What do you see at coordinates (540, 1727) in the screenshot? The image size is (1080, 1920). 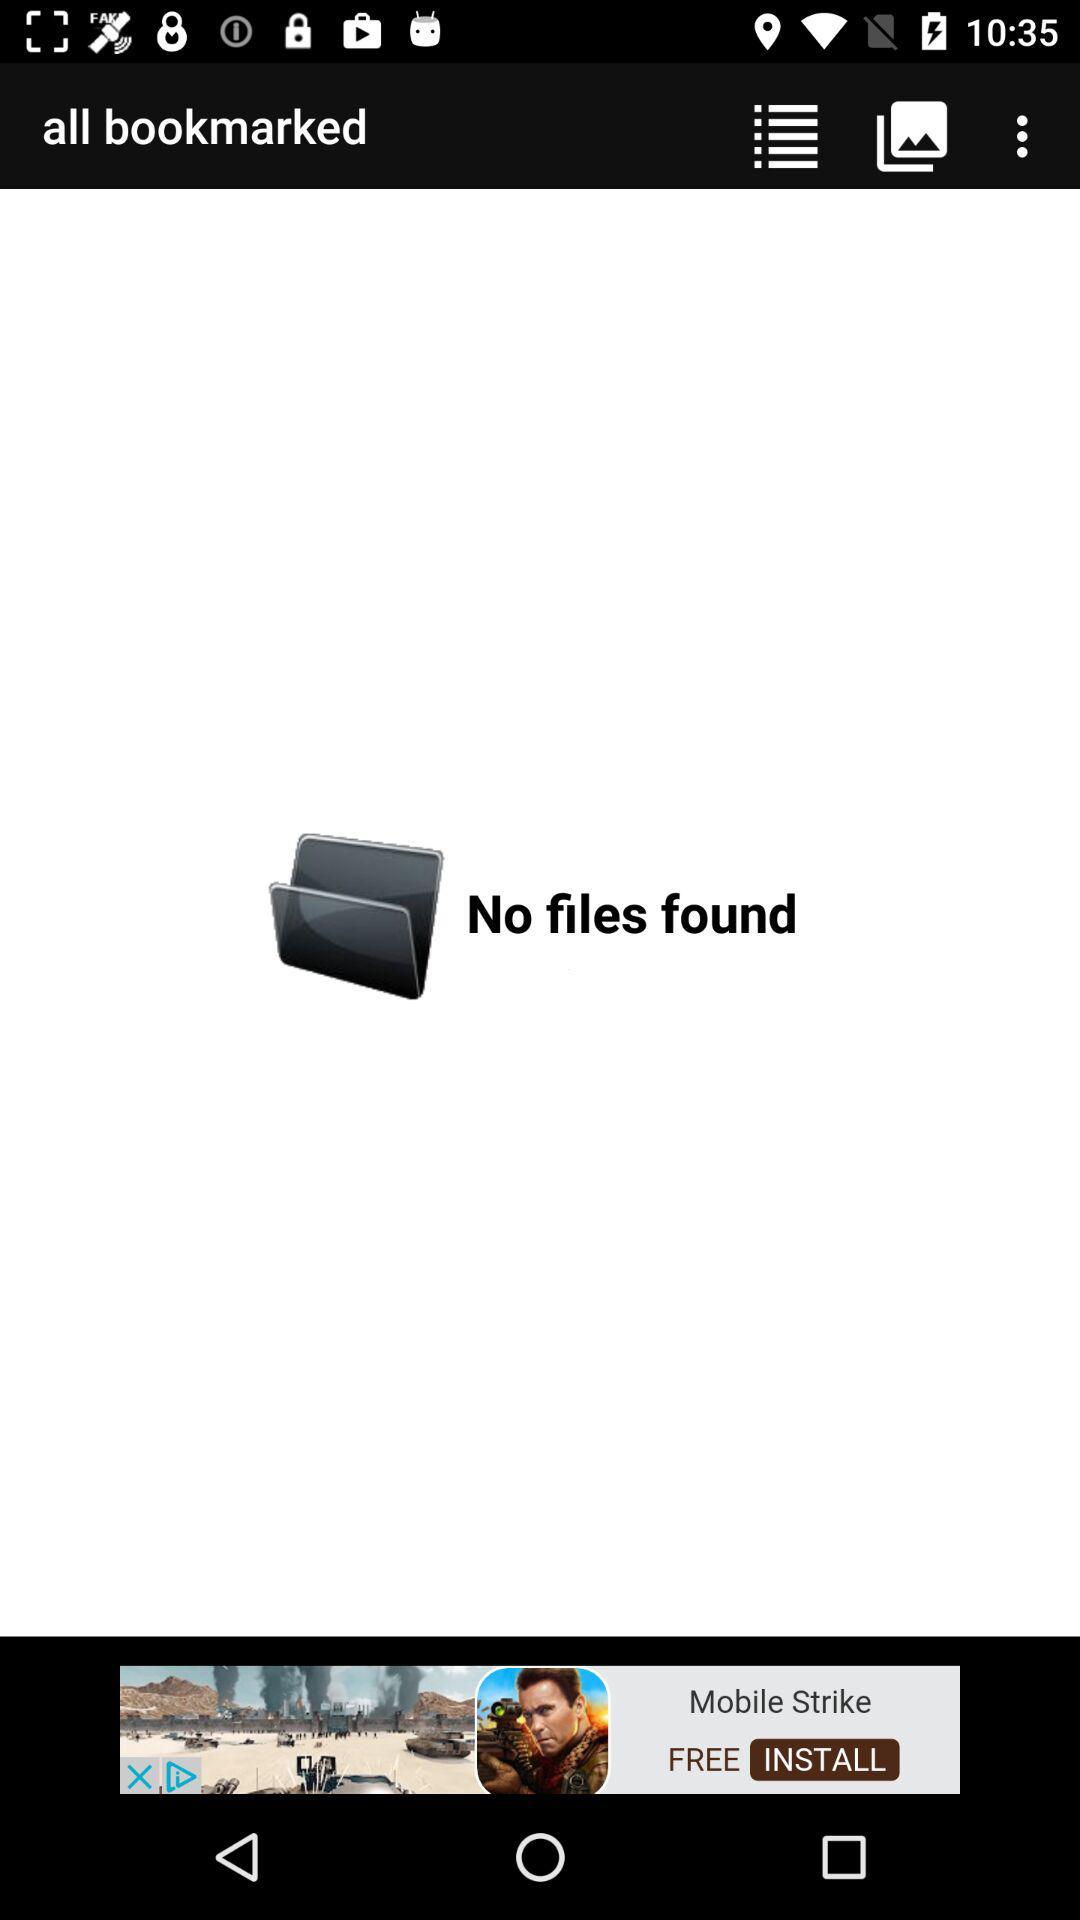 I see `advisement area` at bounding box center [540, 1727].